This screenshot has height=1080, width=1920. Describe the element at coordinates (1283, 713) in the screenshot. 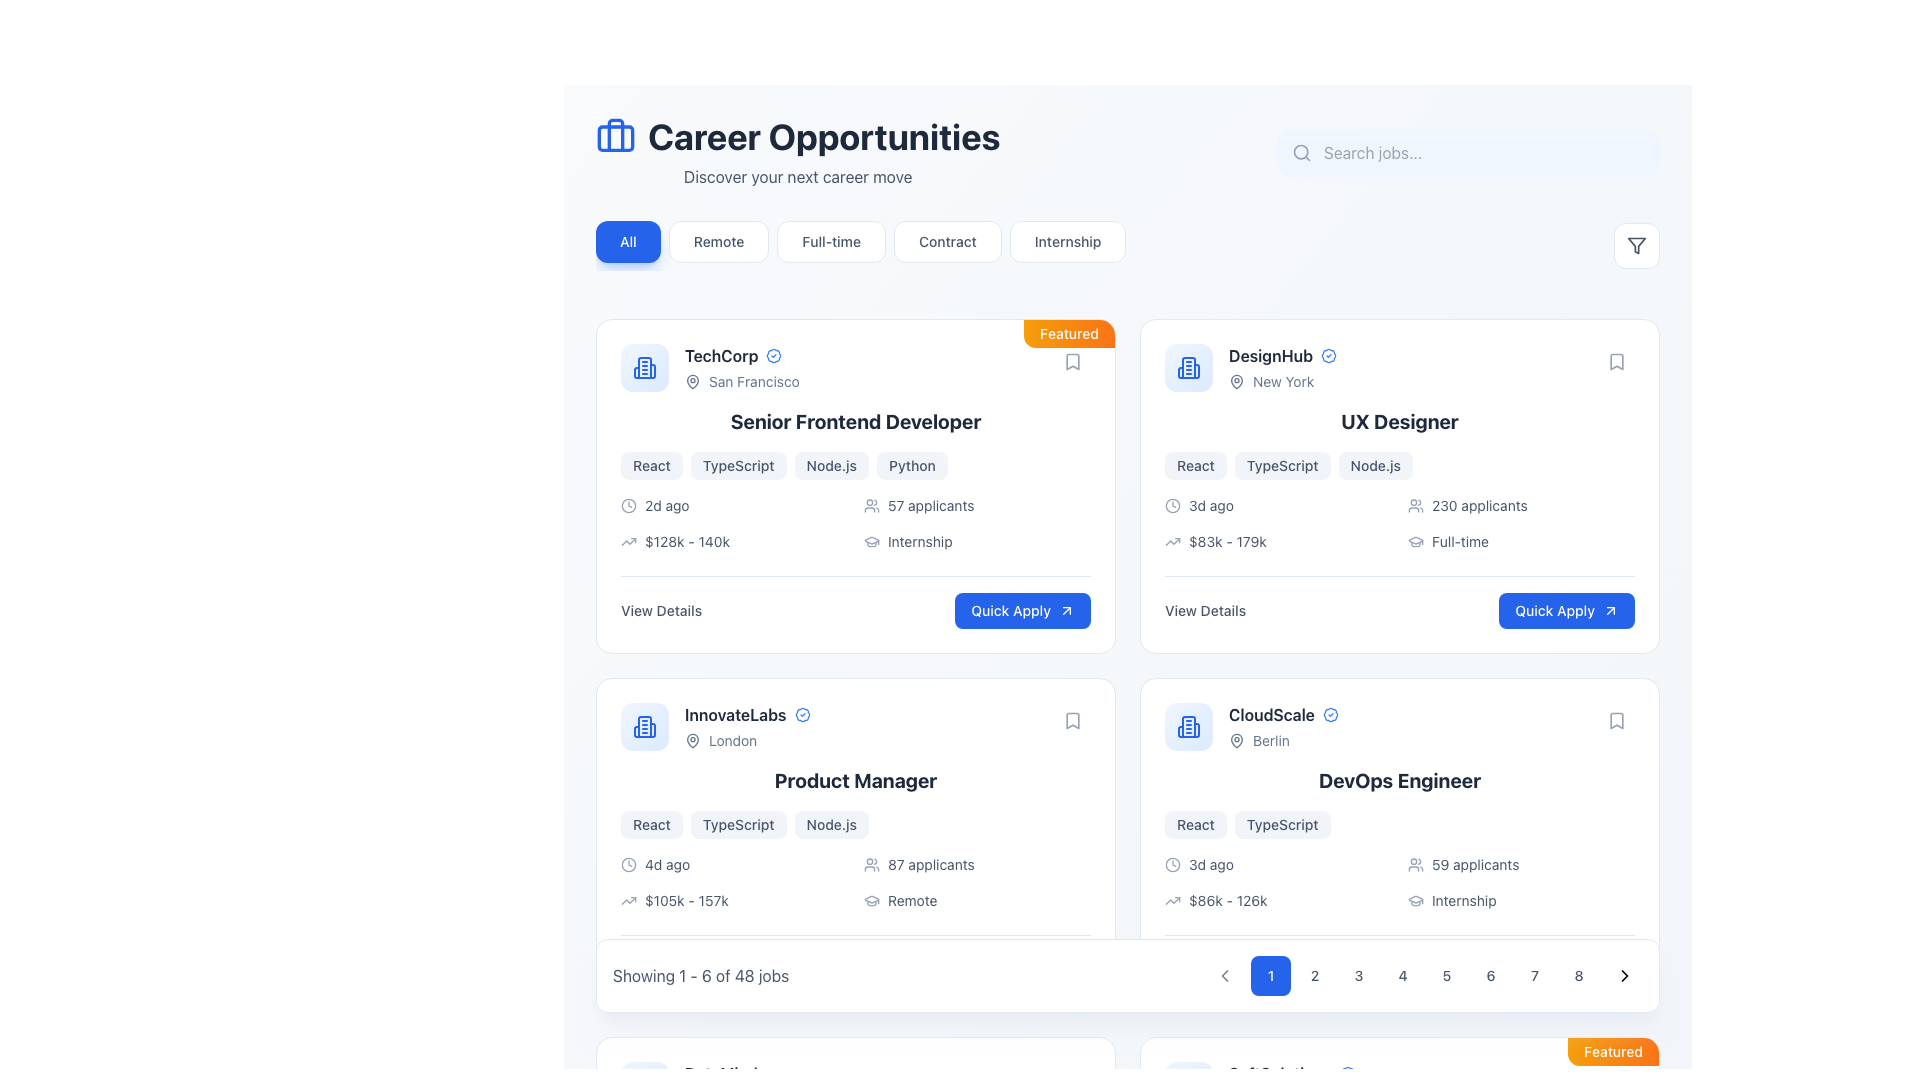

I see `the 'CloudScale' label with a blue verification badge, located in the middle-right region of the interface above the 'Berlin' label` at that location.